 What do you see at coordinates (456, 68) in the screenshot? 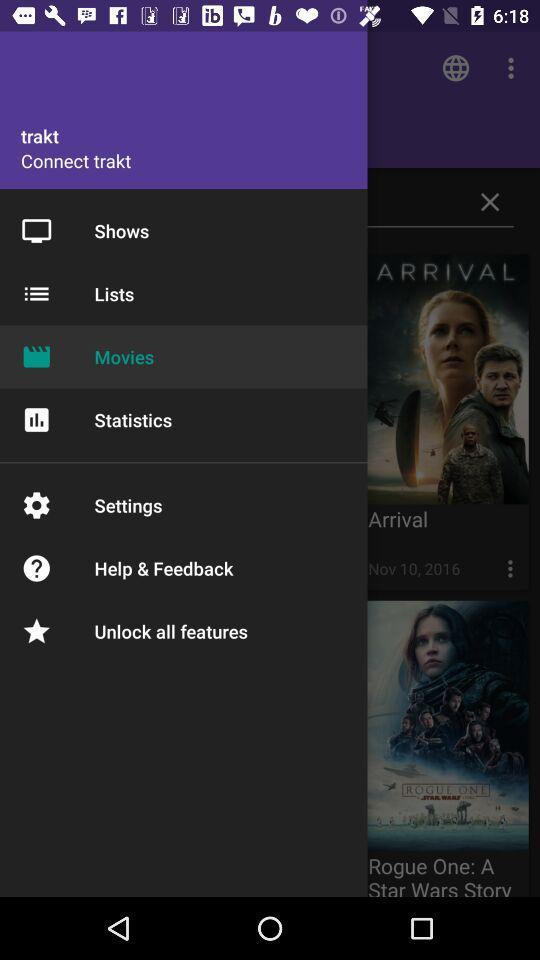
I see `the symbol which is above the trakt` at bounding box center [456, 68].